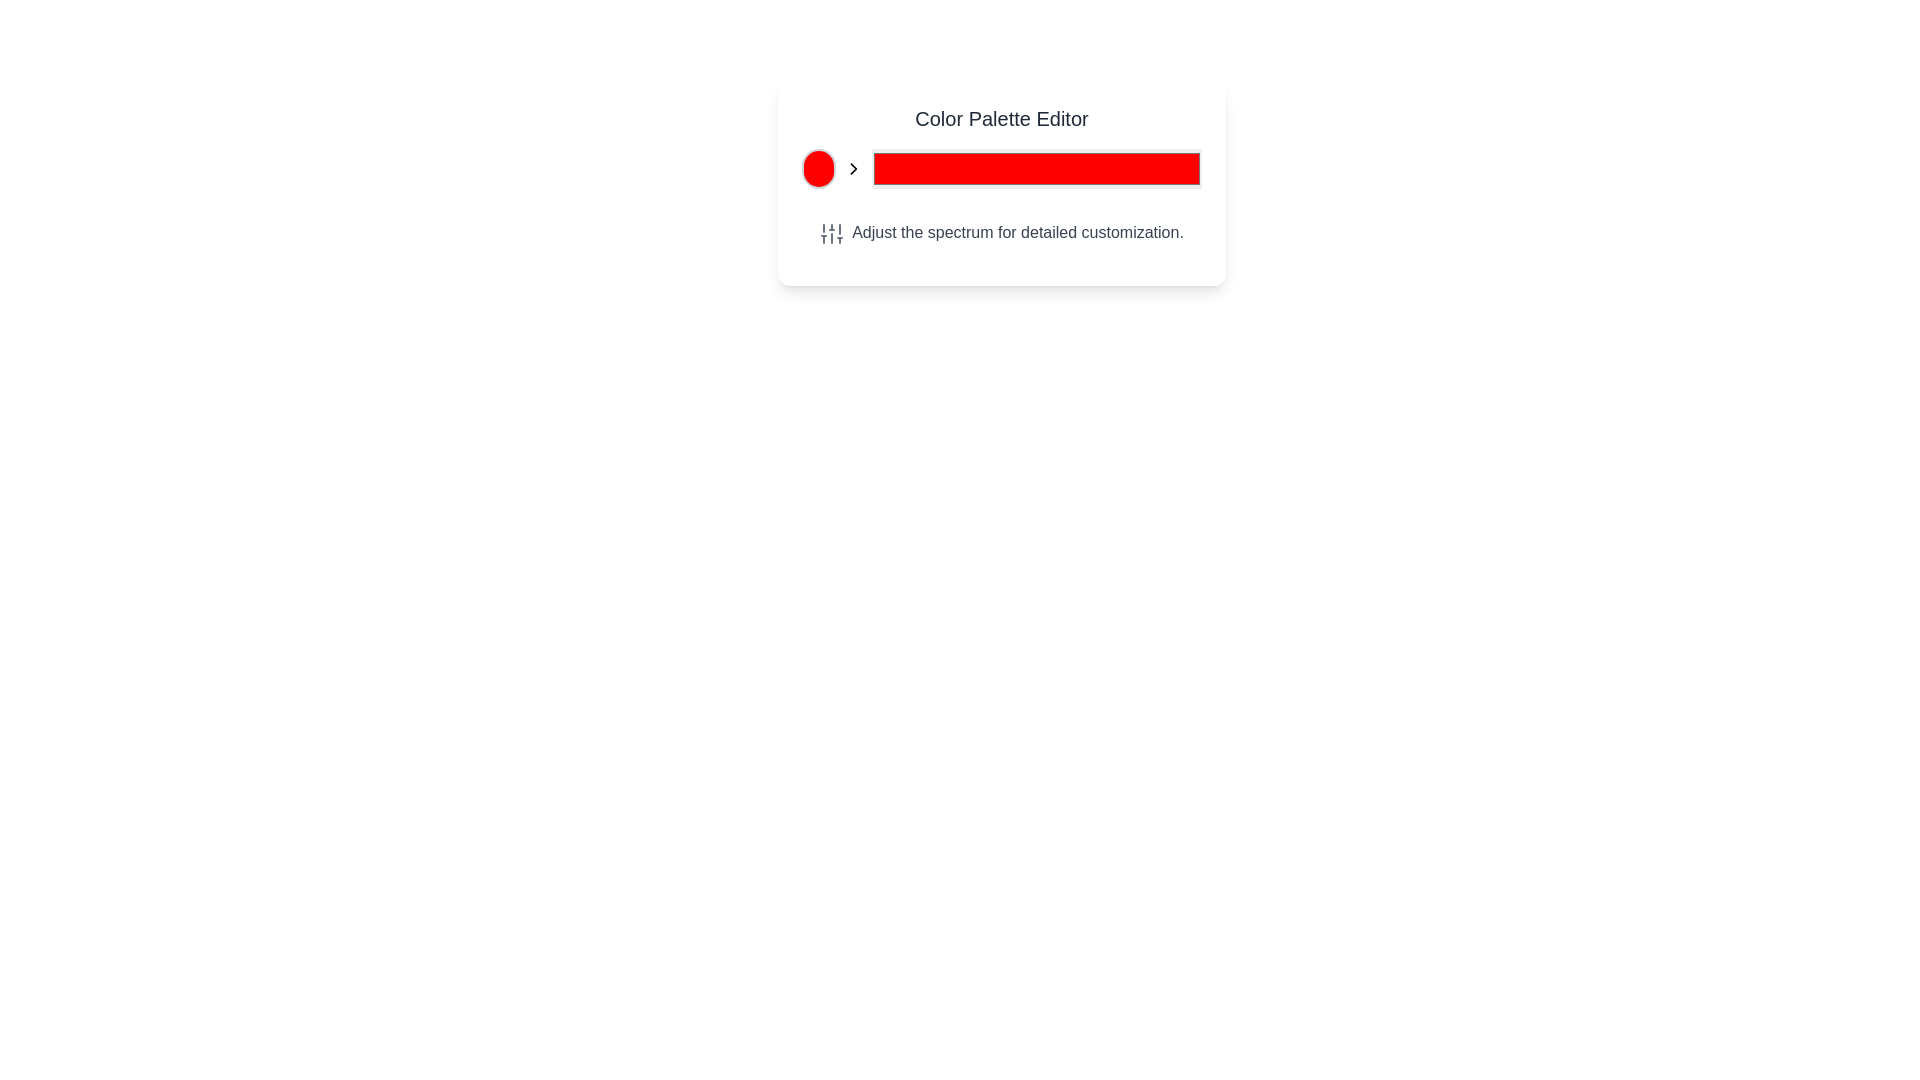  Describe the element at coordinates (853, 168) in the screenshot. I see `the chevron arrow icon pointing to the right, which is a minimalist design located between a red circular element and a red rectangular input field` at that location.